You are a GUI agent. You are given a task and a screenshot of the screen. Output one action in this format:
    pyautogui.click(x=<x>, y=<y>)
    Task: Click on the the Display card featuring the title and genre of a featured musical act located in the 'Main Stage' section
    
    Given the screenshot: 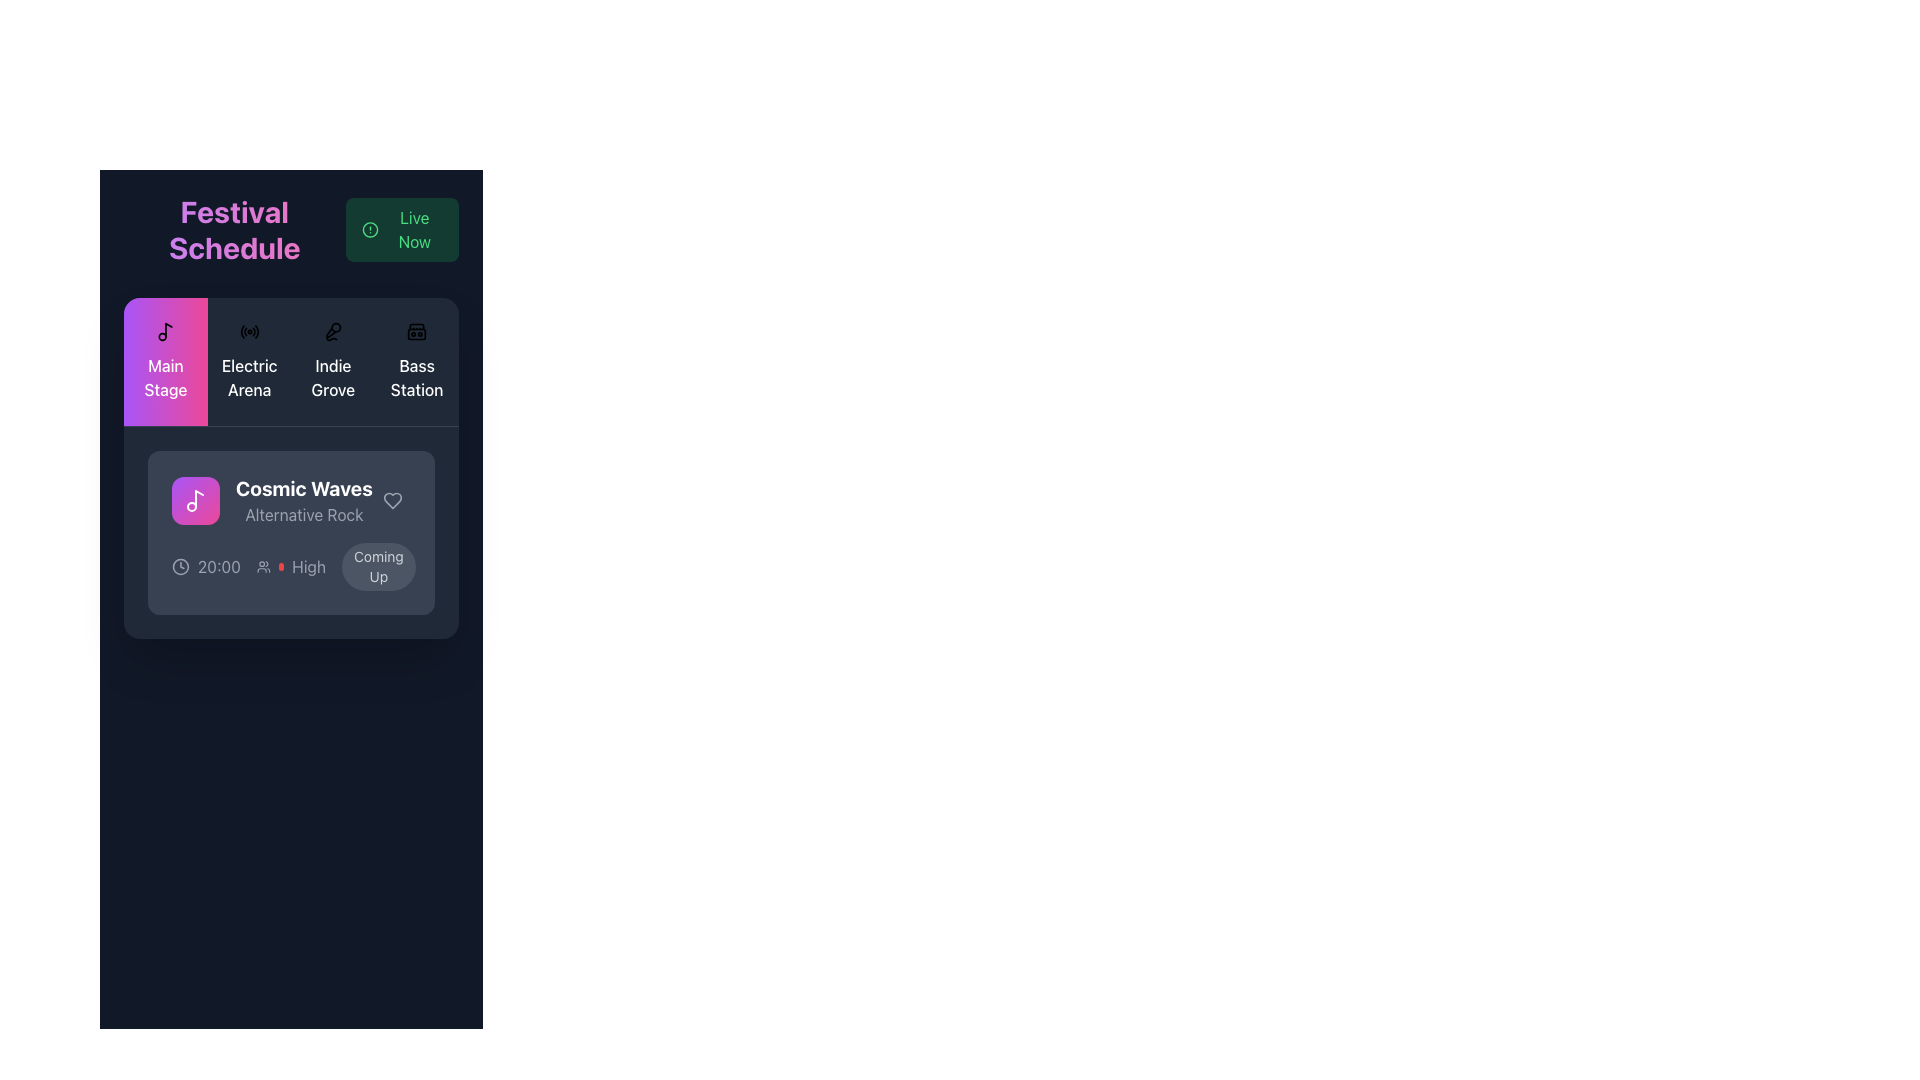 What is the action you would take?
    pyautogui.click(x=290, y=500)
    